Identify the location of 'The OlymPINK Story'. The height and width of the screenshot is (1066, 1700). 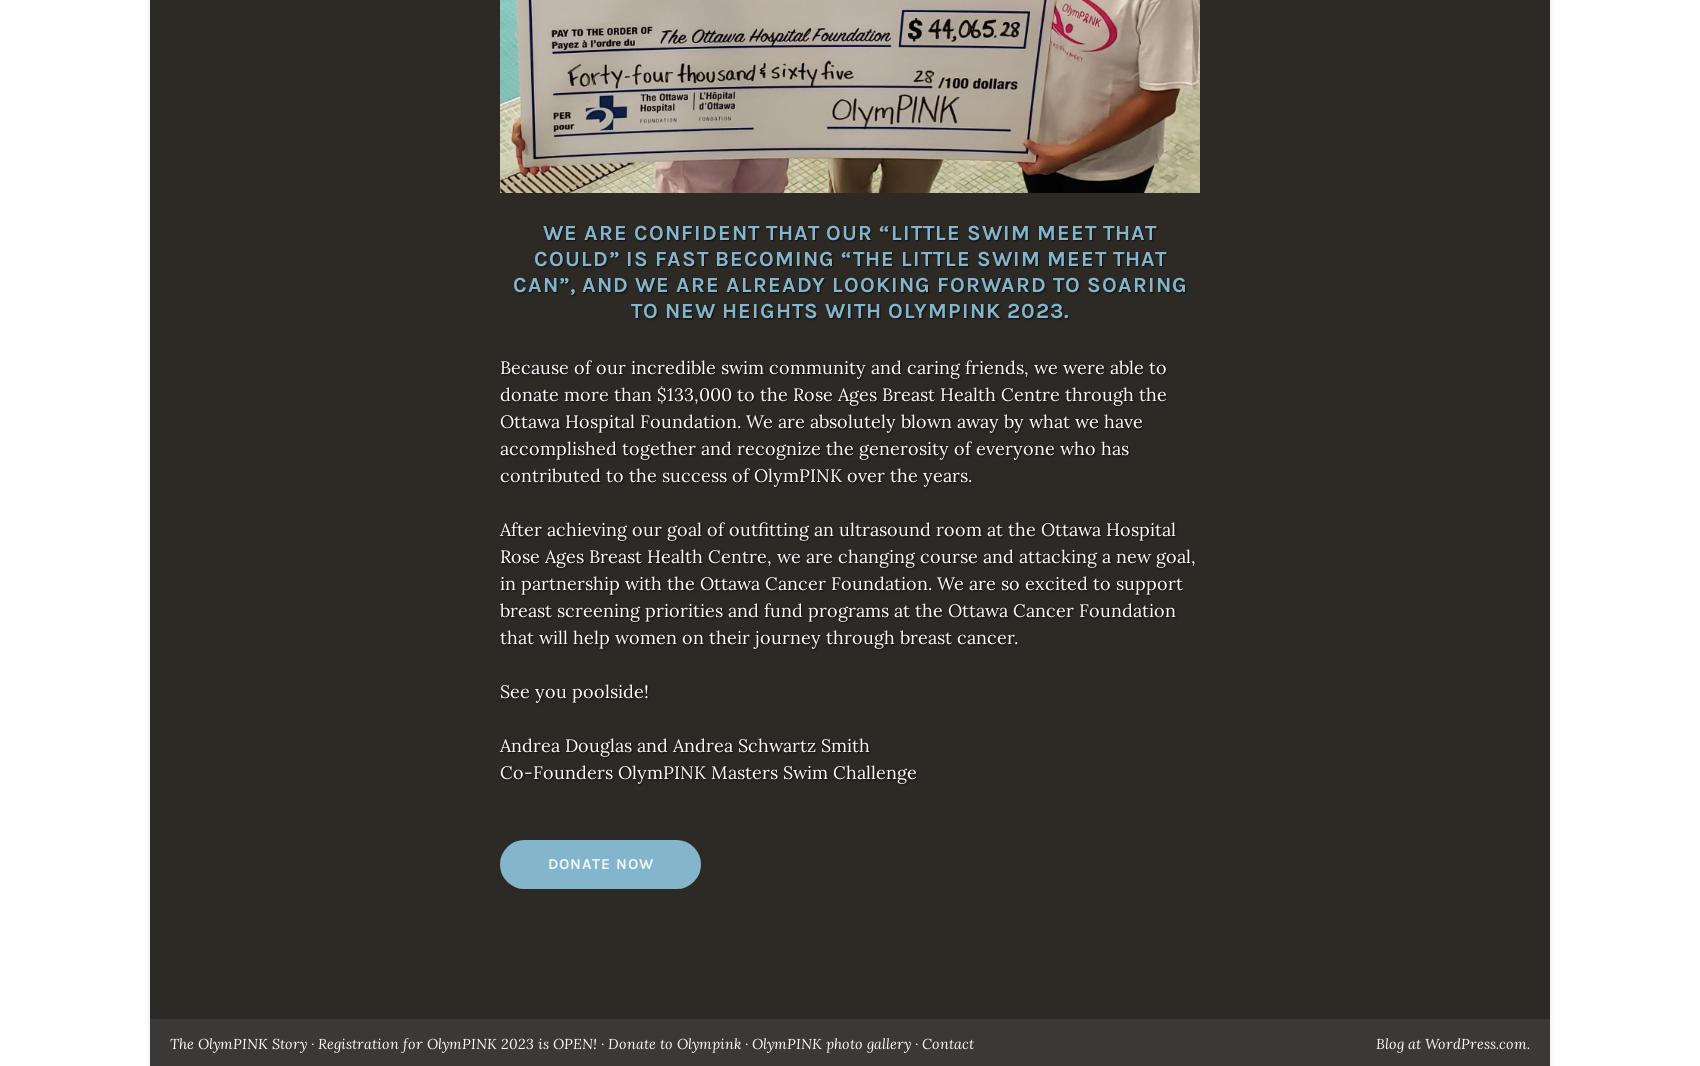
(169, 1044).